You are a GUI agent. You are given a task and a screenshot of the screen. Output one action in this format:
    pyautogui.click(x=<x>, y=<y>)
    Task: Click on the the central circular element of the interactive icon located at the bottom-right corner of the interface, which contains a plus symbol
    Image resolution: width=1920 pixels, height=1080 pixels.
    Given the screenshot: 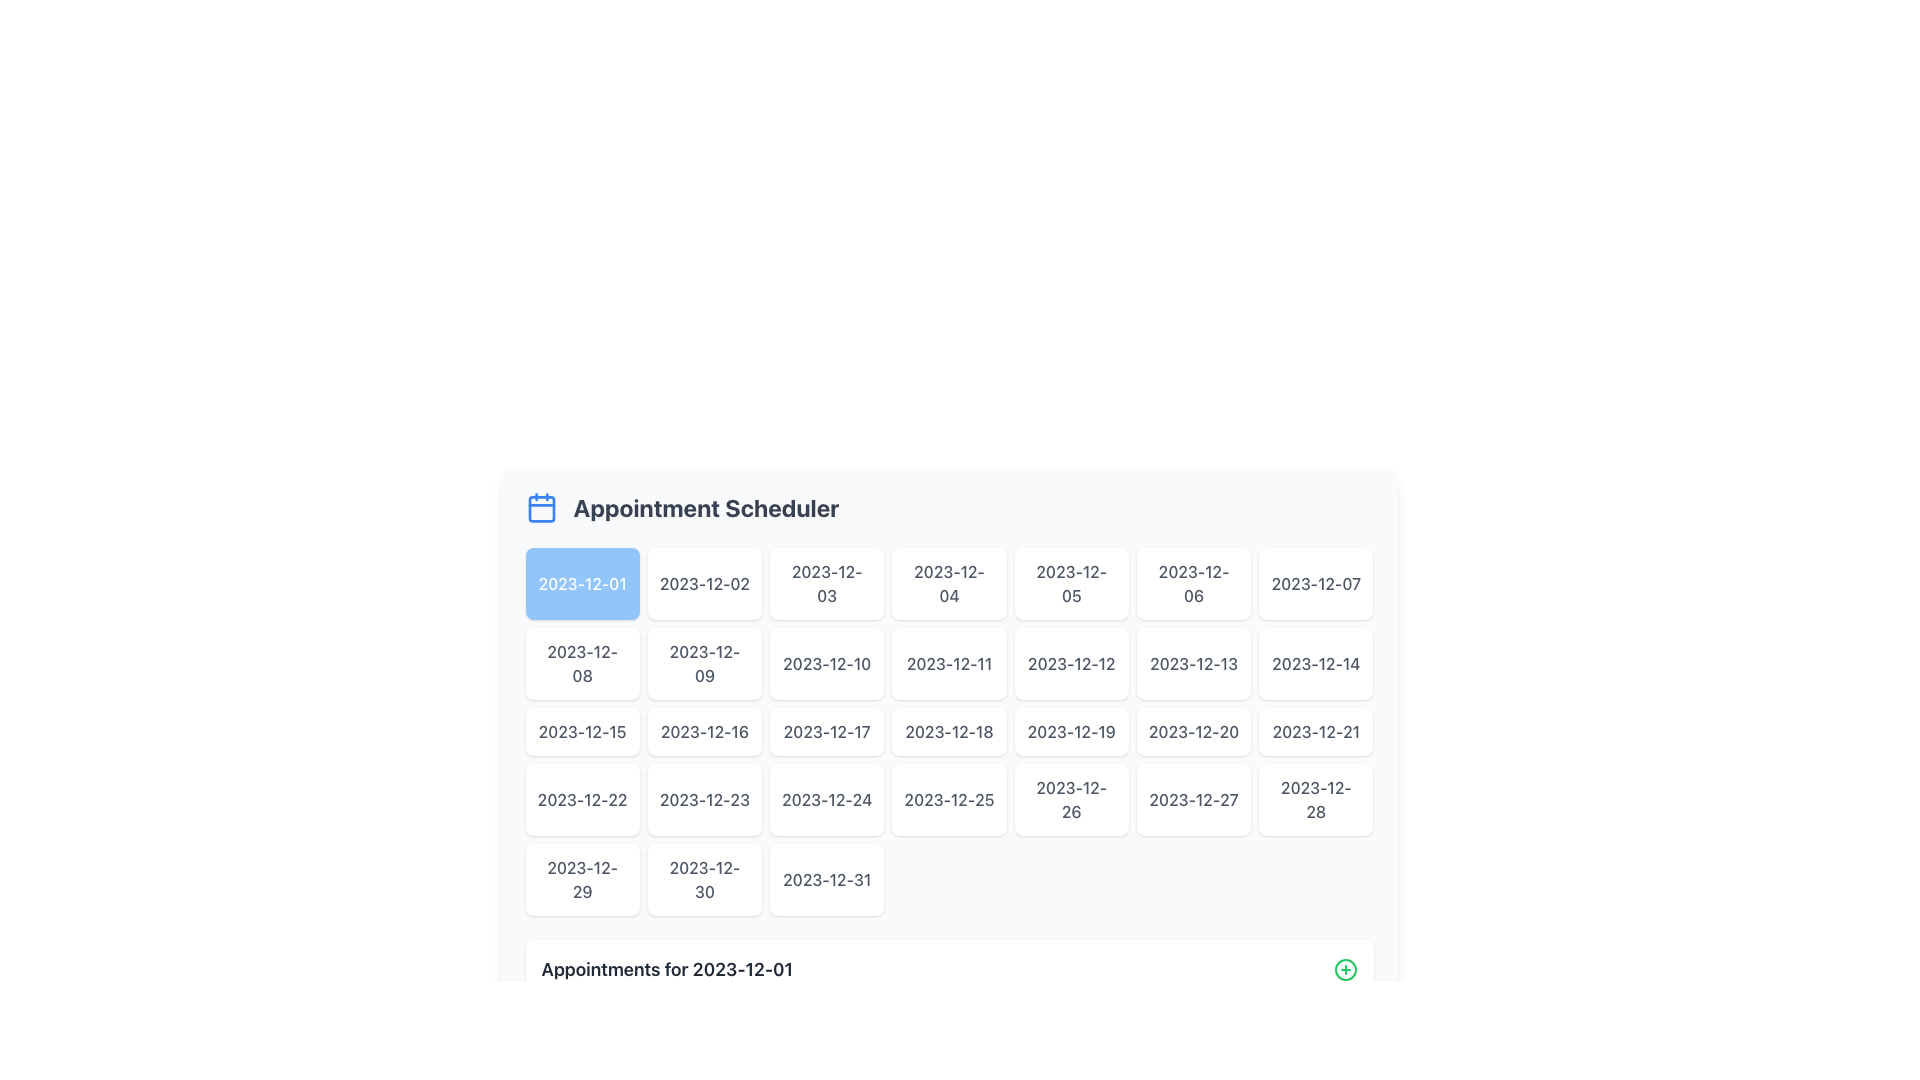 What is the action you would take?
    pyautogui.click(x=1345, y=968)
    